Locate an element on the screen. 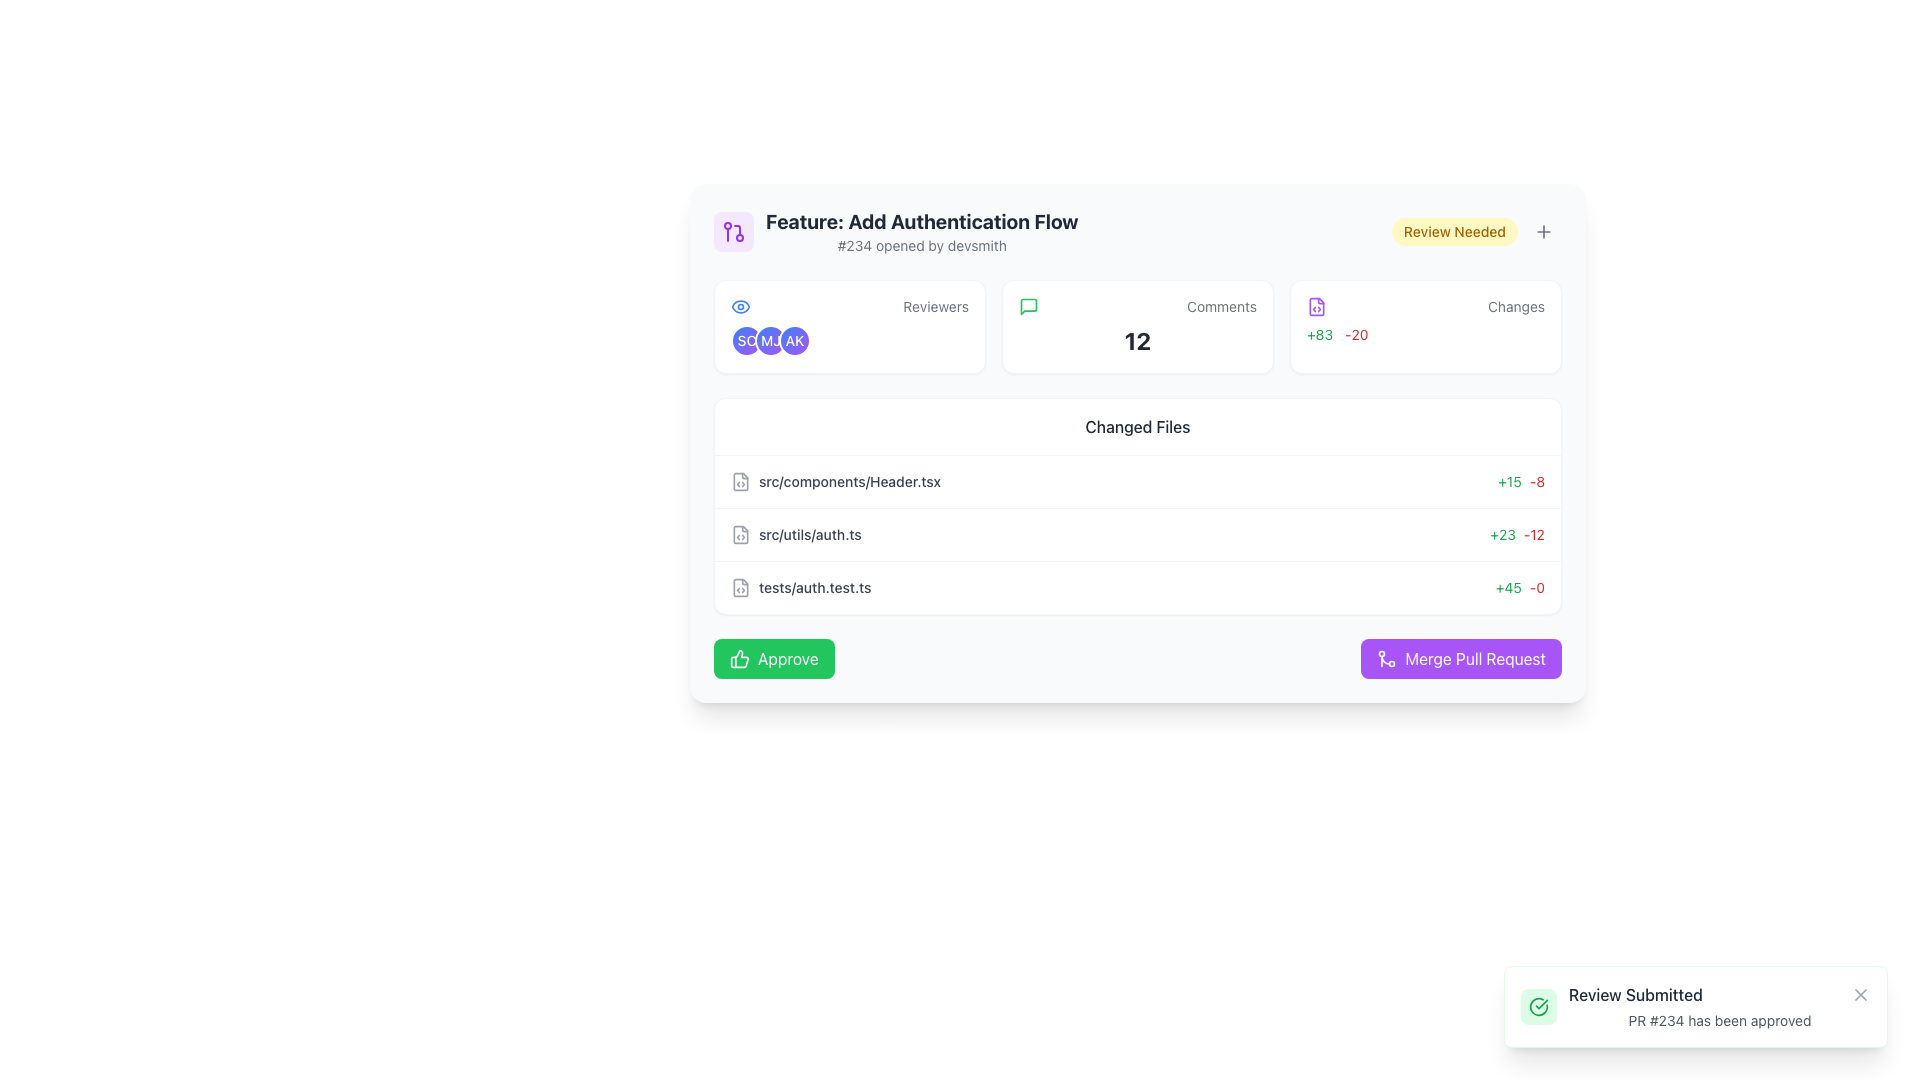 The image size is (1920, 1080). the circular gray button with an 'X' icon in the top-right corner of the 'Review Submitted' panel is located at coordinates (1860, 995).